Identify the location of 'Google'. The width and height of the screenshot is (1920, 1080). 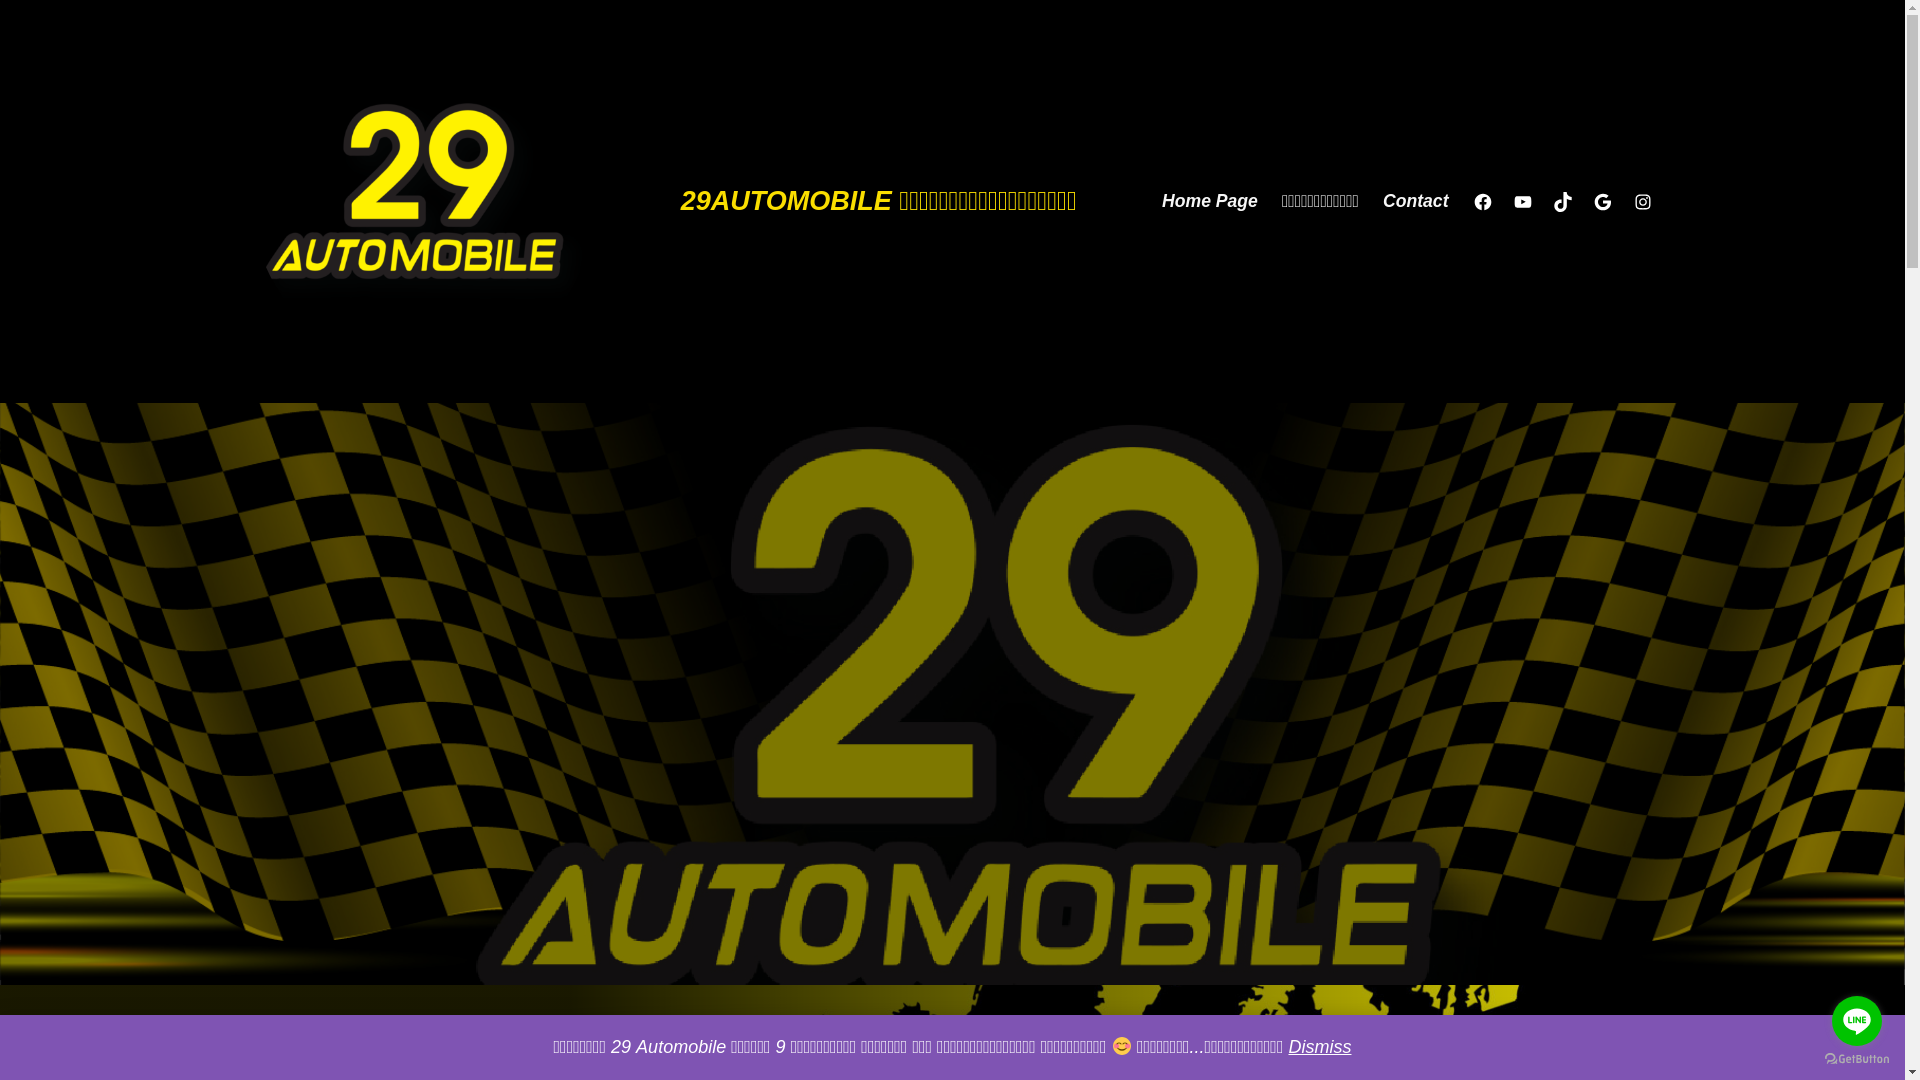
(1591, 201).